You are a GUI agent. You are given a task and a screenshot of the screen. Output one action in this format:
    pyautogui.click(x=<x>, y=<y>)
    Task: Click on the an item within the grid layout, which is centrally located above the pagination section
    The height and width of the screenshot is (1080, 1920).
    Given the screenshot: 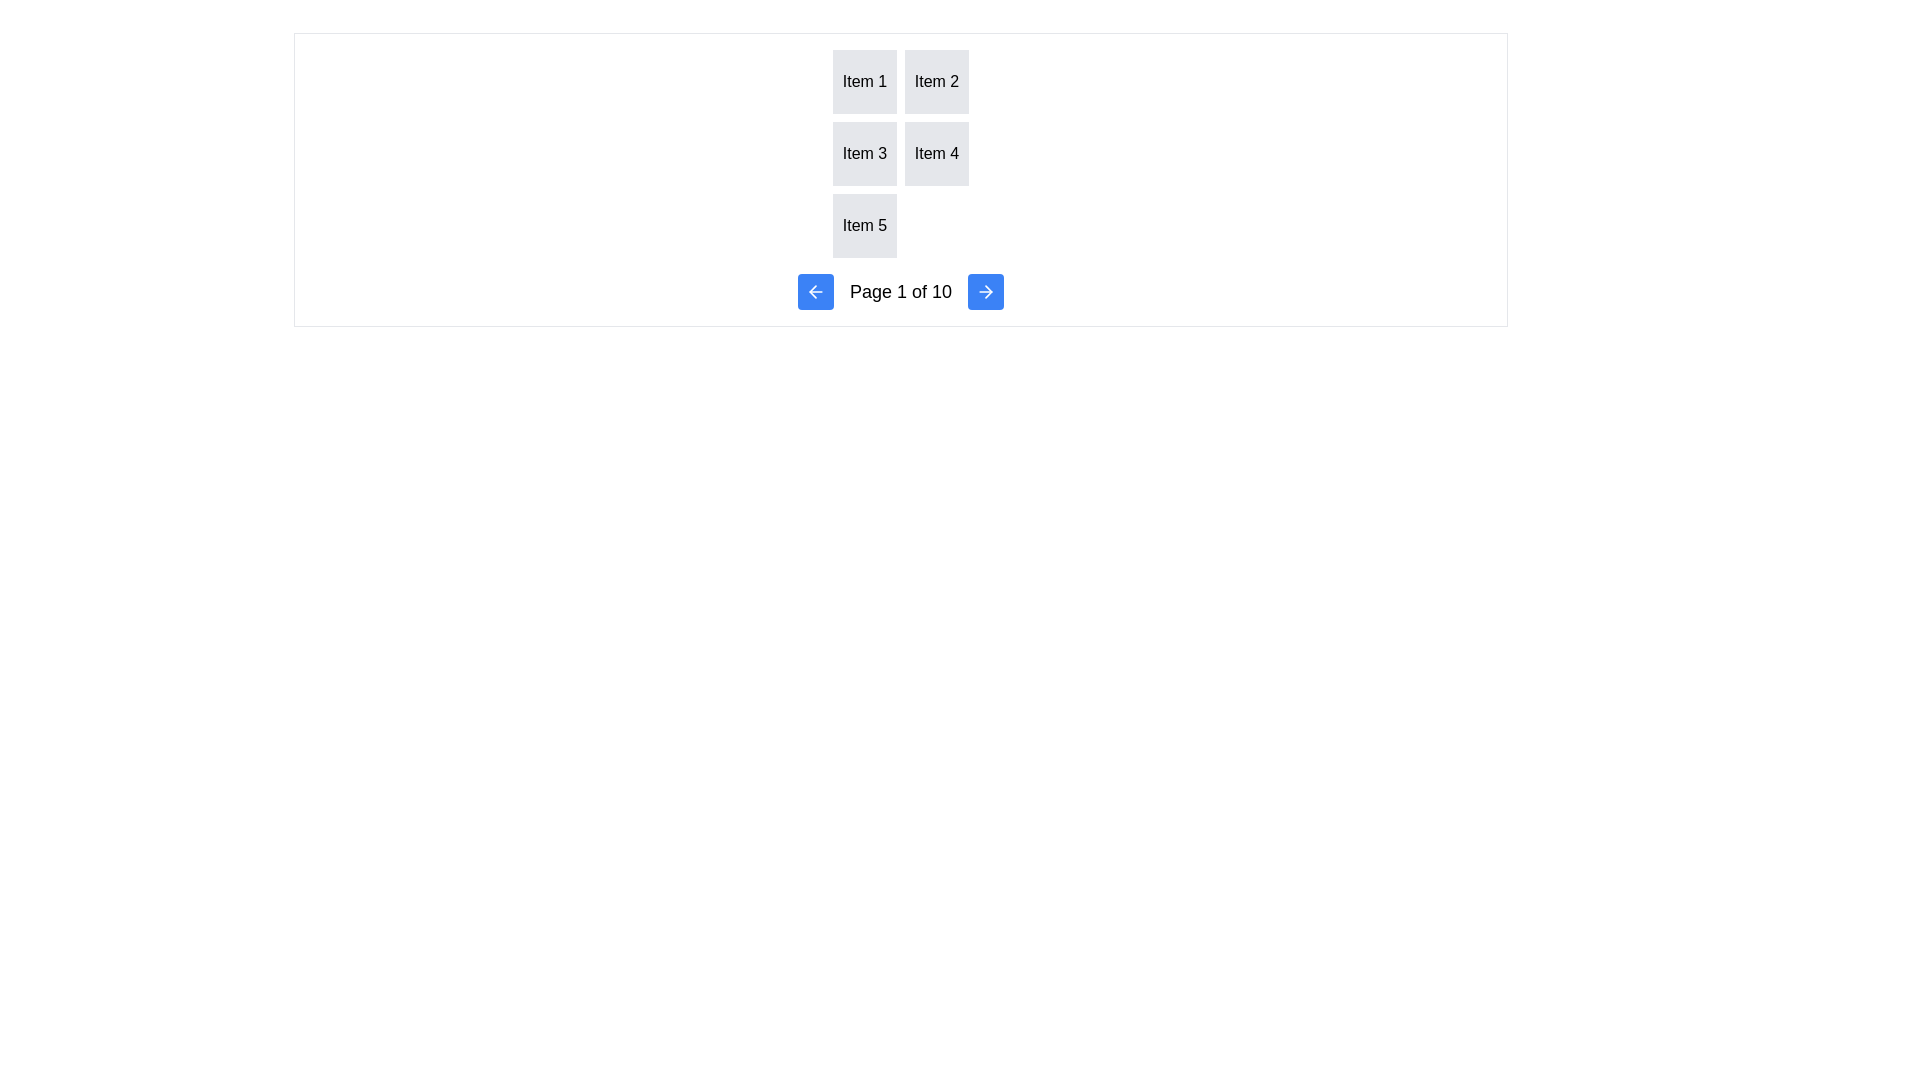 What is the action you would take?
    pyautogui.click(x=900, y=153)
    